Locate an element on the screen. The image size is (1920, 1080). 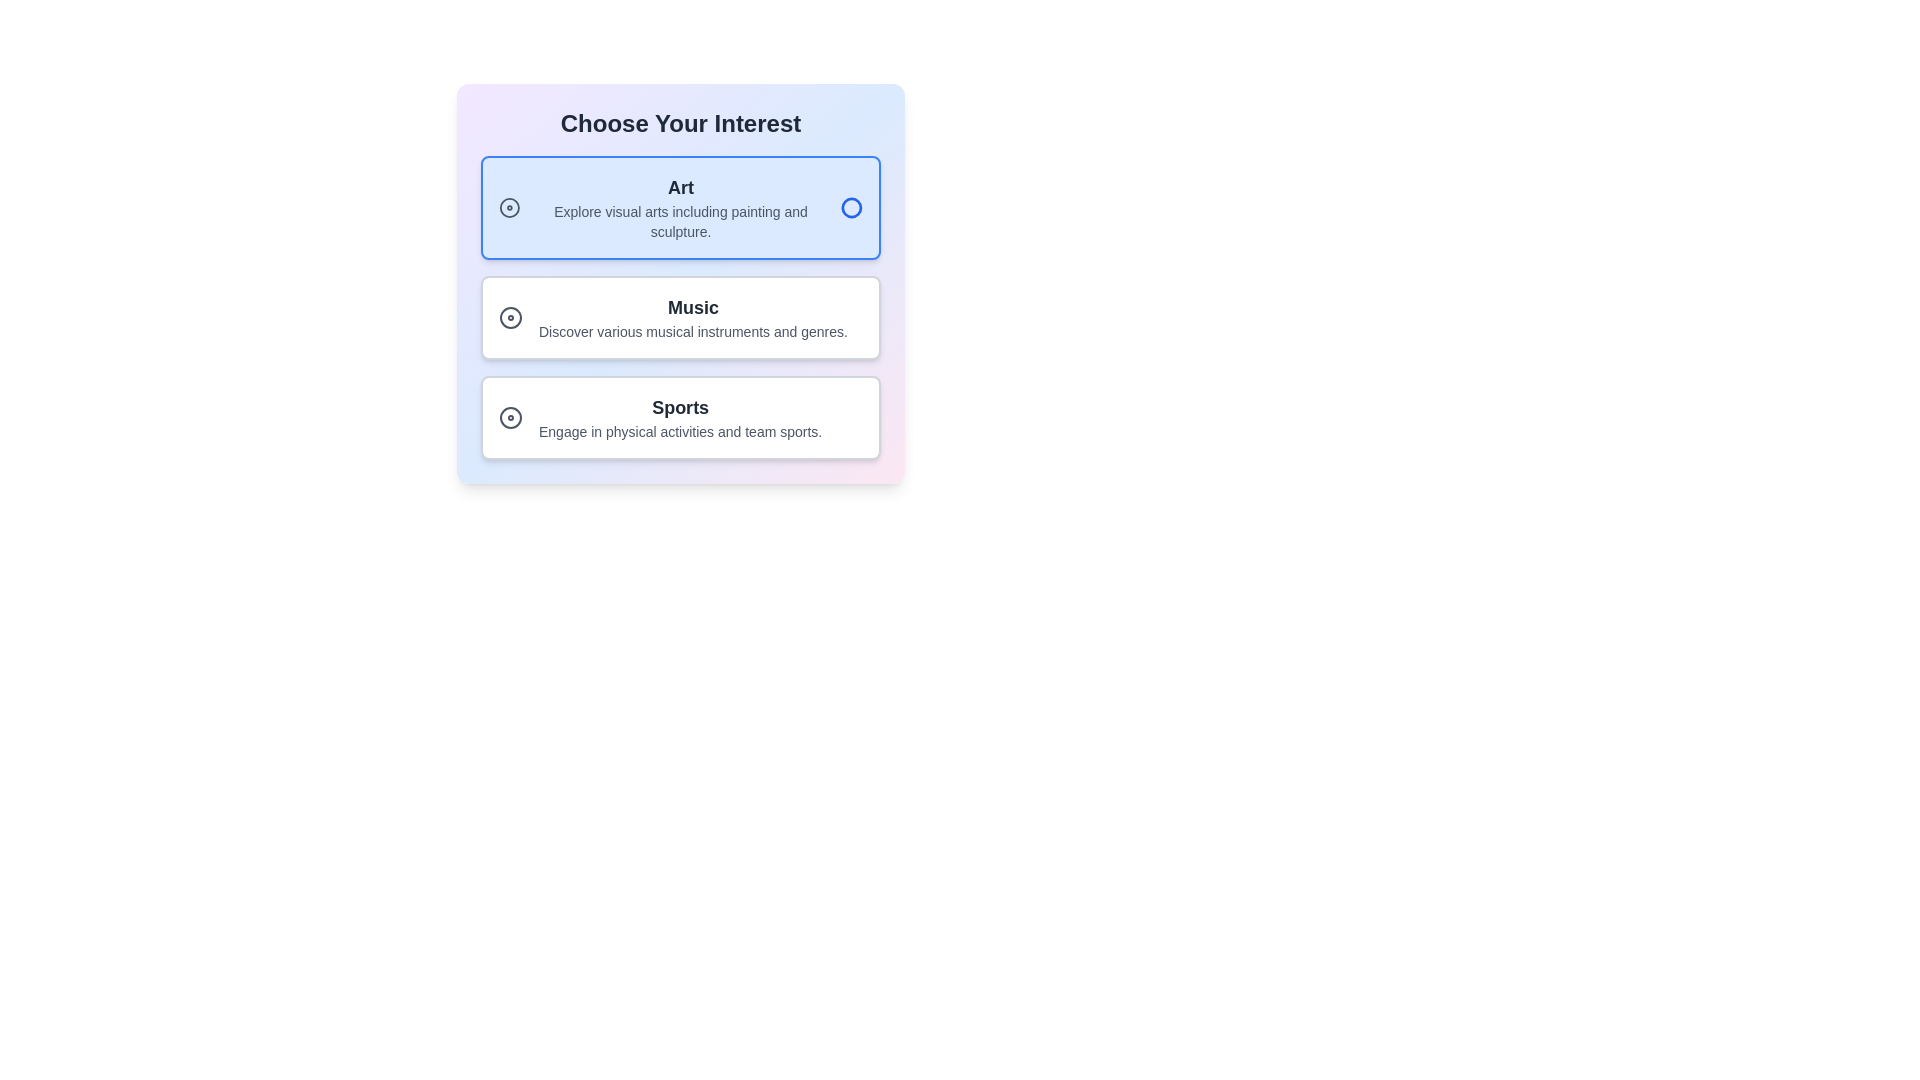
the first selectable card in the list is located at coordinates (681, 208).